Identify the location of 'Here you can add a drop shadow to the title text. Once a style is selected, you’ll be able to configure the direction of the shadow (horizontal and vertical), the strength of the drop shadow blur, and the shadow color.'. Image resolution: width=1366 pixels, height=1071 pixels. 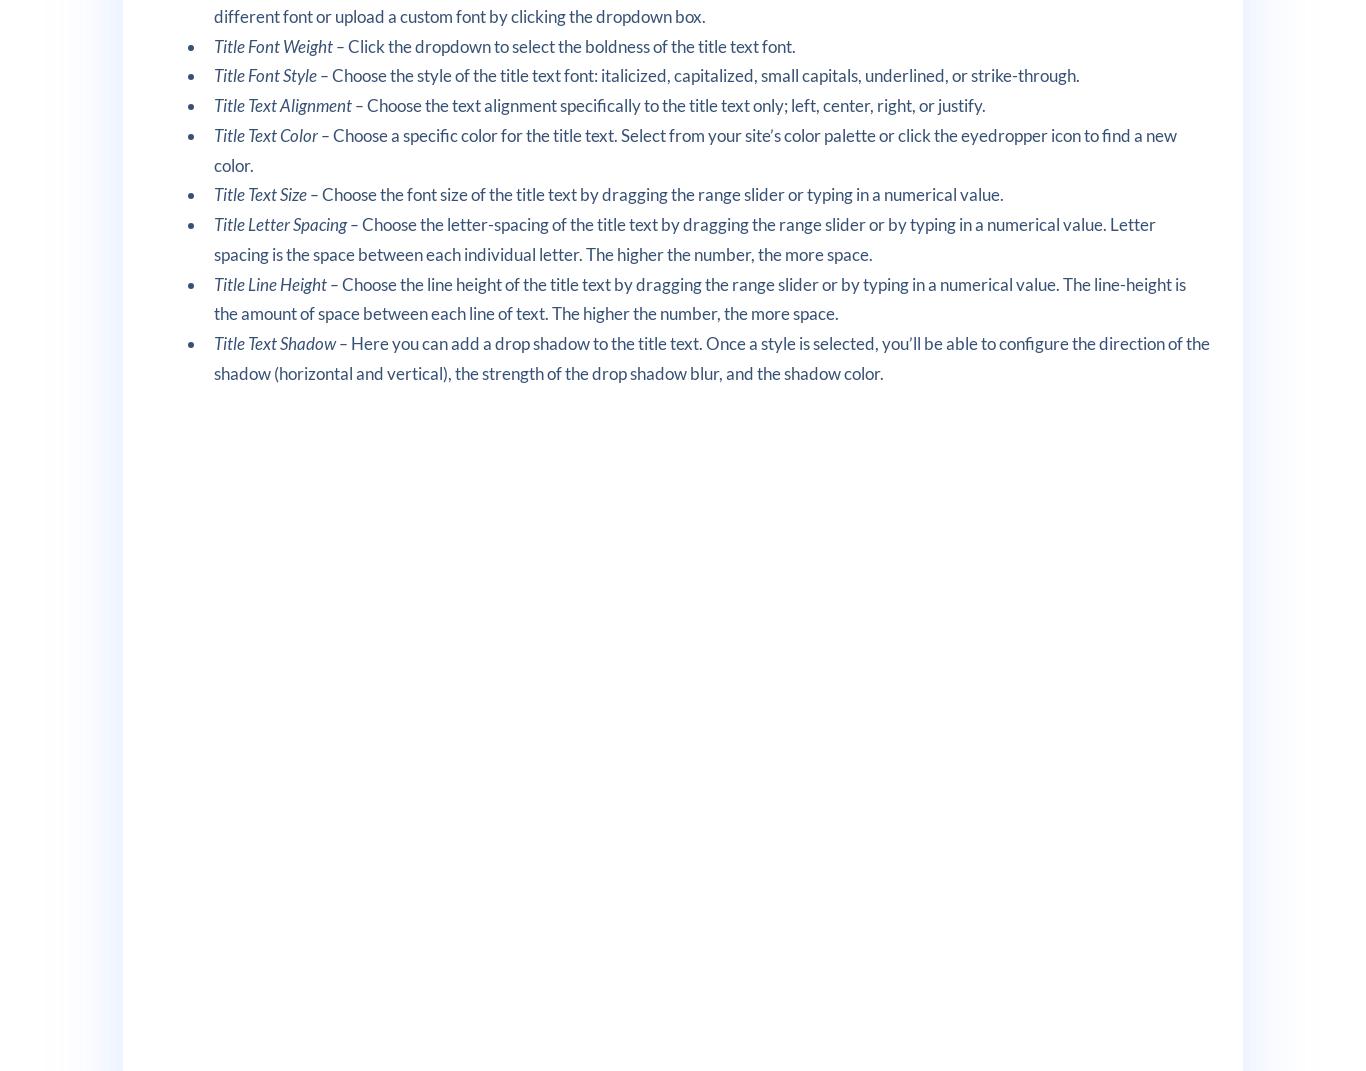
(213, 356).